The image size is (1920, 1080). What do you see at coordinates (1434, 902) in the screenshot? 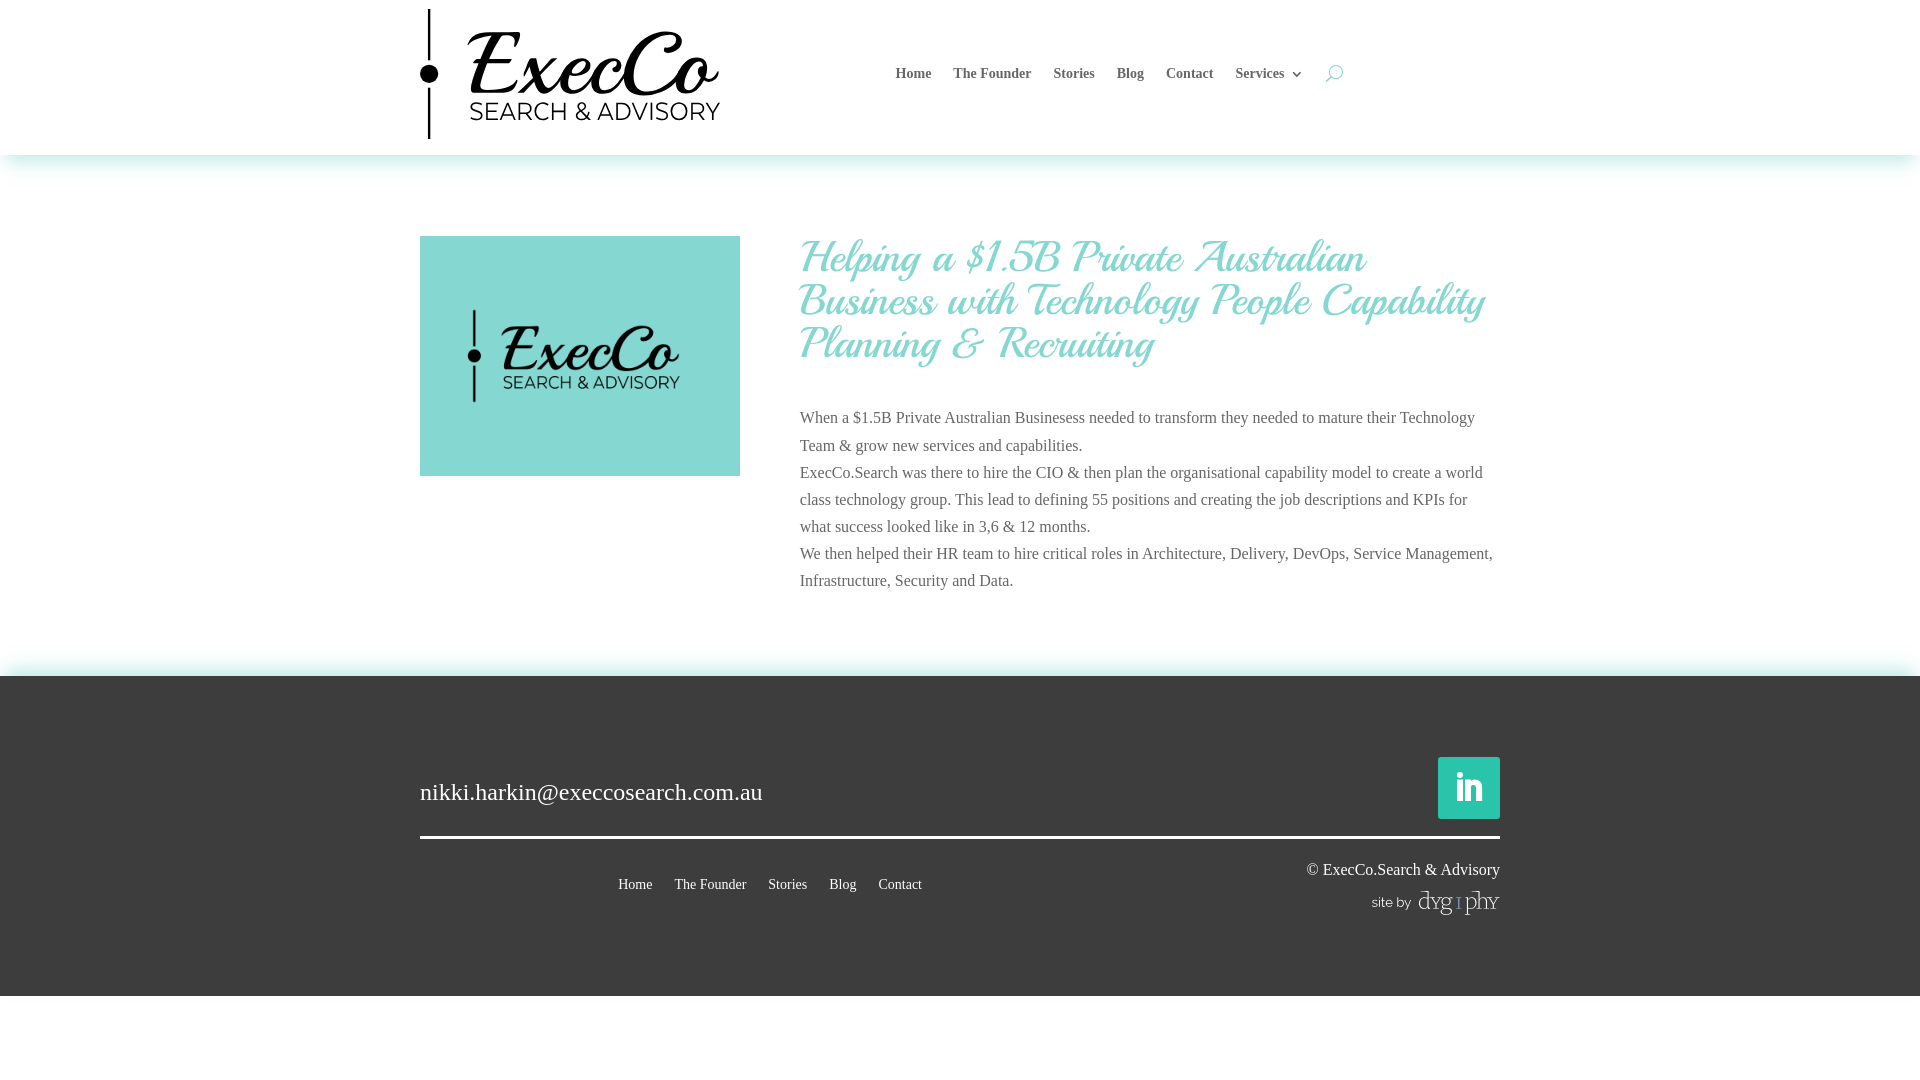
I see `'Web development and photography by Dygiphy'` at bounding box center [1434, 902].